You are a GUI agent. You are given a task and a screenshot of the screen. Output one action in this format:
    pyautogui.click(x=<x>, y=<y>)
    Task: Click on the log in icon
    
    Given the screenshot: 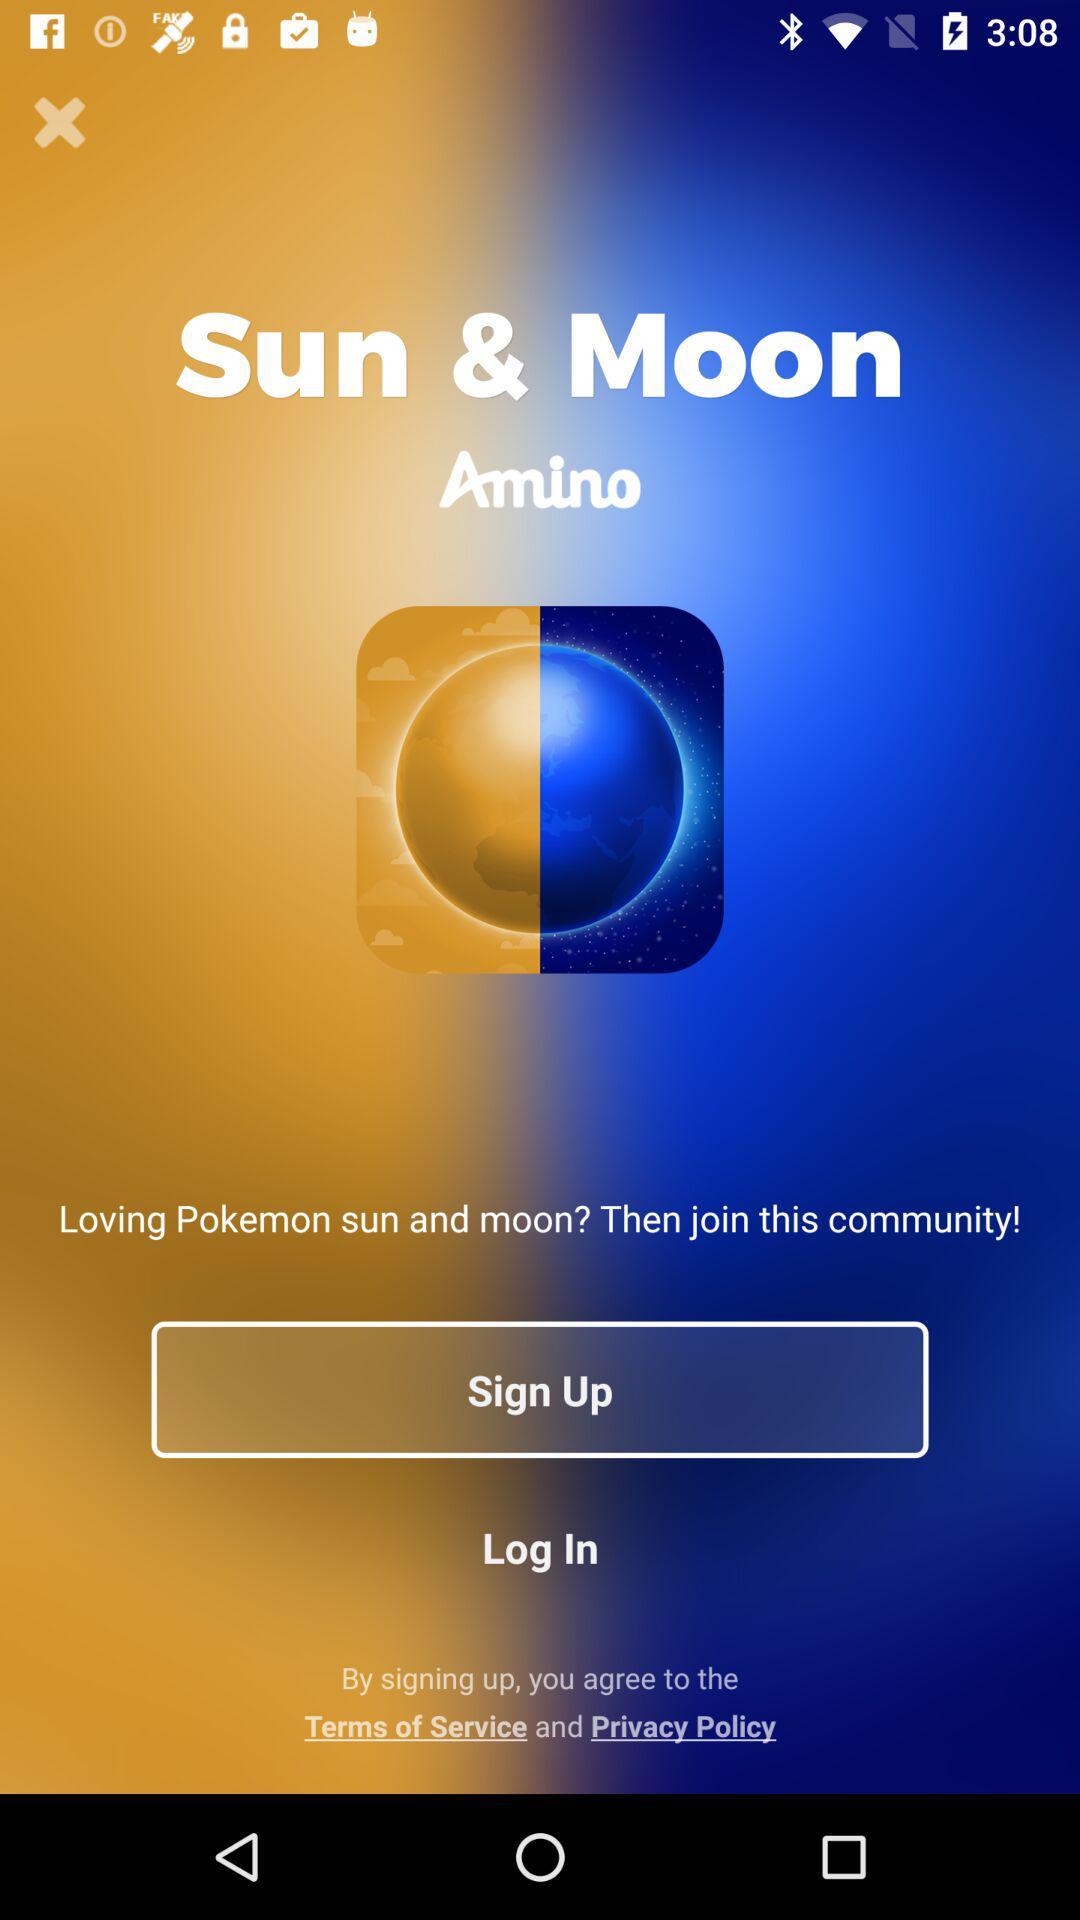 What is the action you would take?
    pyautogui.click(x=540, y=1546)
    